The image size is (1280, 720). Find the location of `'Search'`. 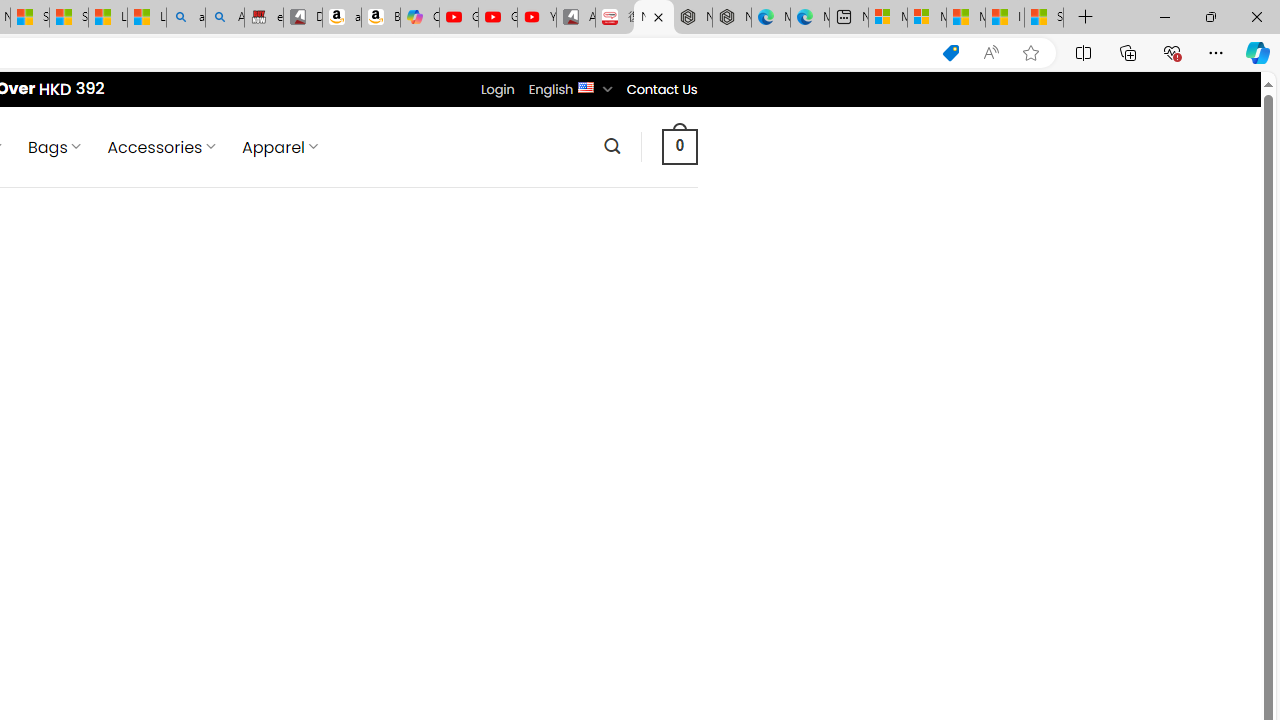

'Search' is located at coordinates (611, 145).